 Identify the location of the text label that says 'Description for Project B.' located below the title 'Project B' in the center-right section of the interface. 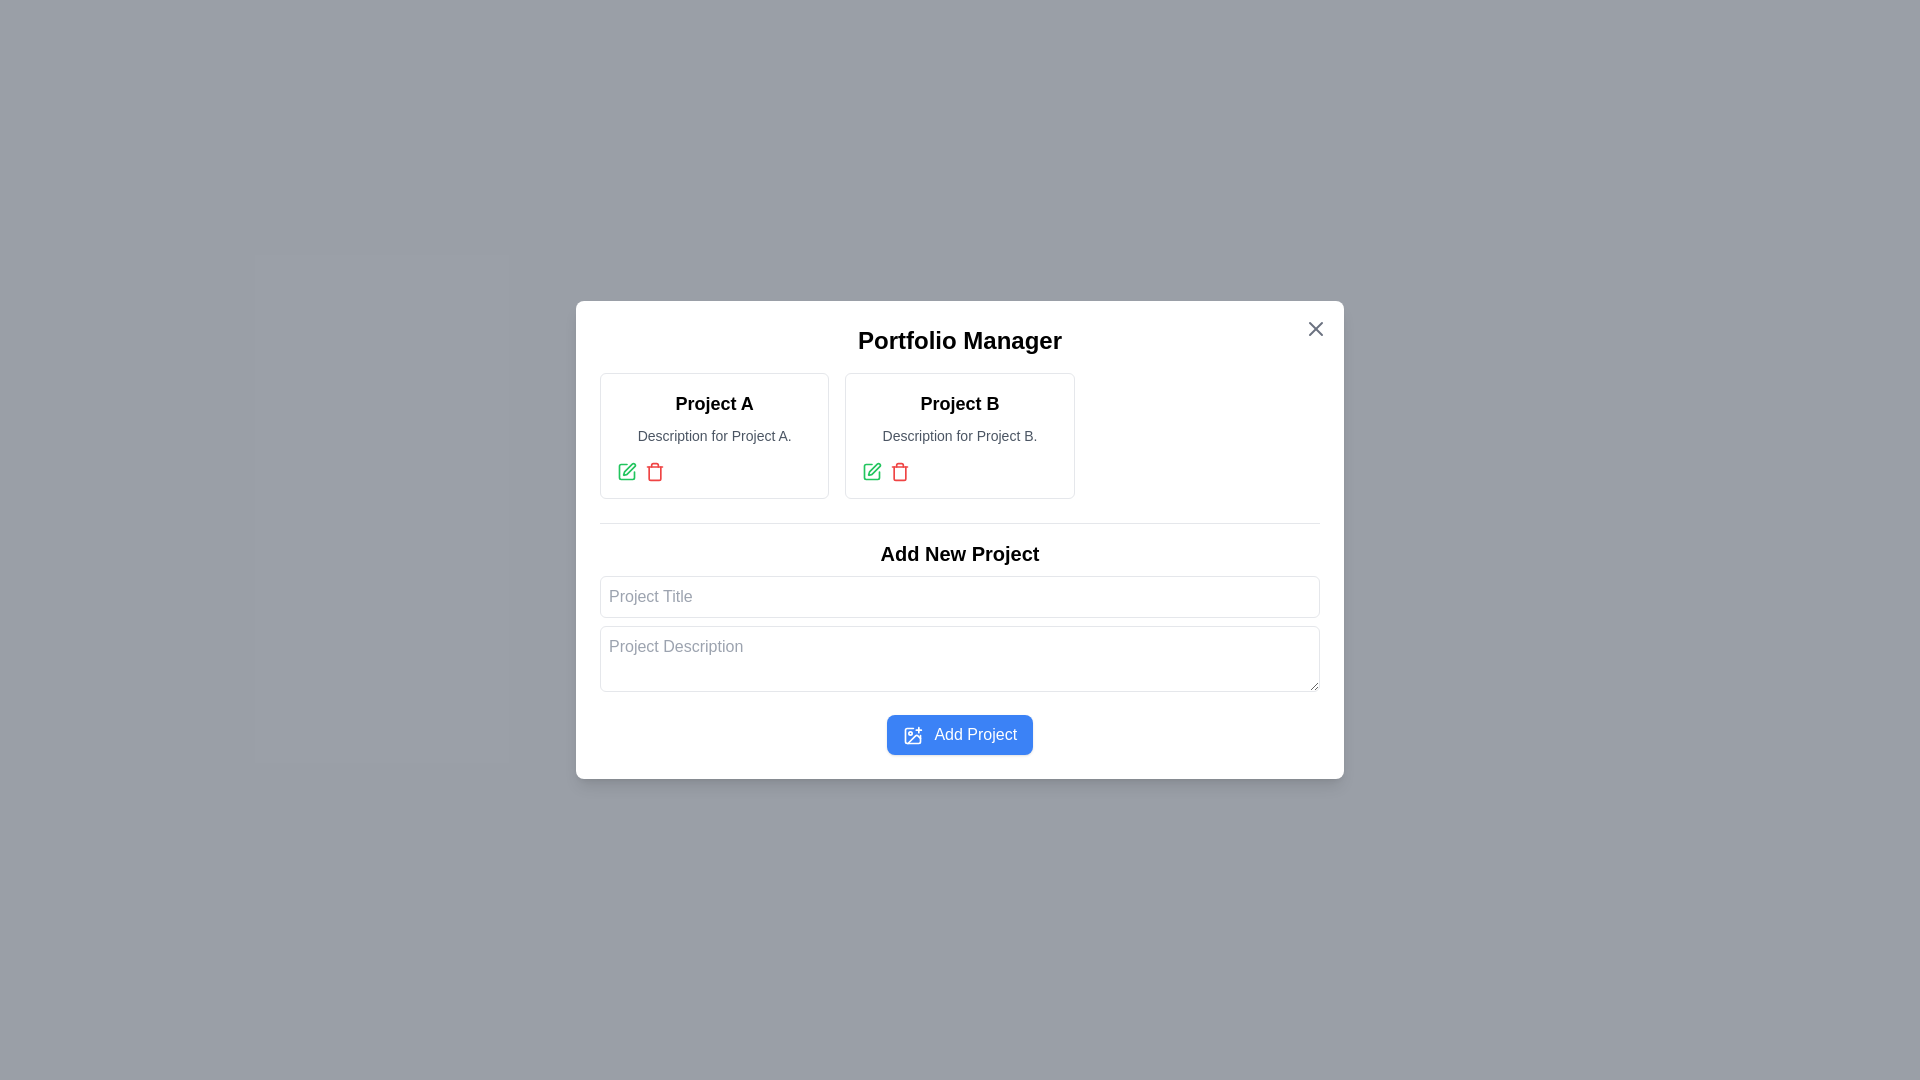
(960, 434).